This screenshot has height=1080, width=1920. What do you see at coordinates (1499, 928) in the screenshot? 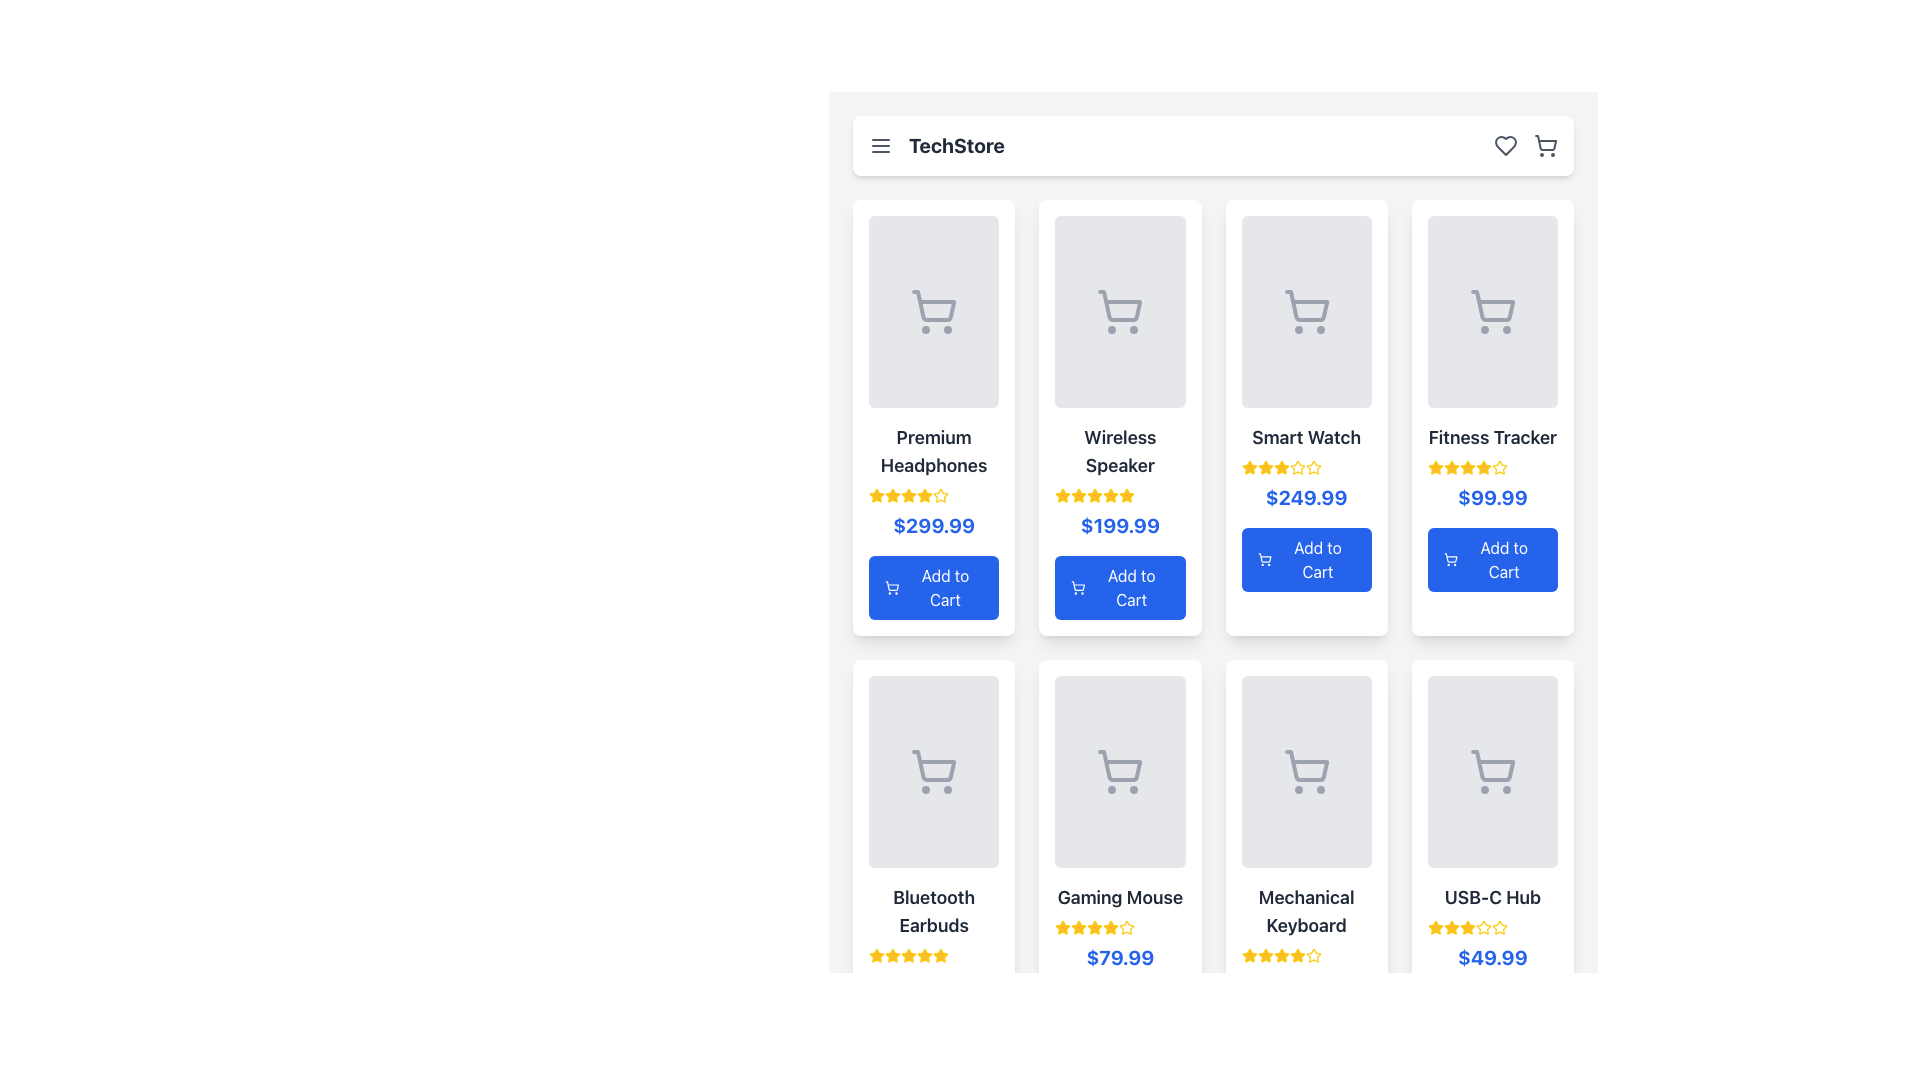
I see `the yellow star-shaped icon` at bounding box center [1499, 928].